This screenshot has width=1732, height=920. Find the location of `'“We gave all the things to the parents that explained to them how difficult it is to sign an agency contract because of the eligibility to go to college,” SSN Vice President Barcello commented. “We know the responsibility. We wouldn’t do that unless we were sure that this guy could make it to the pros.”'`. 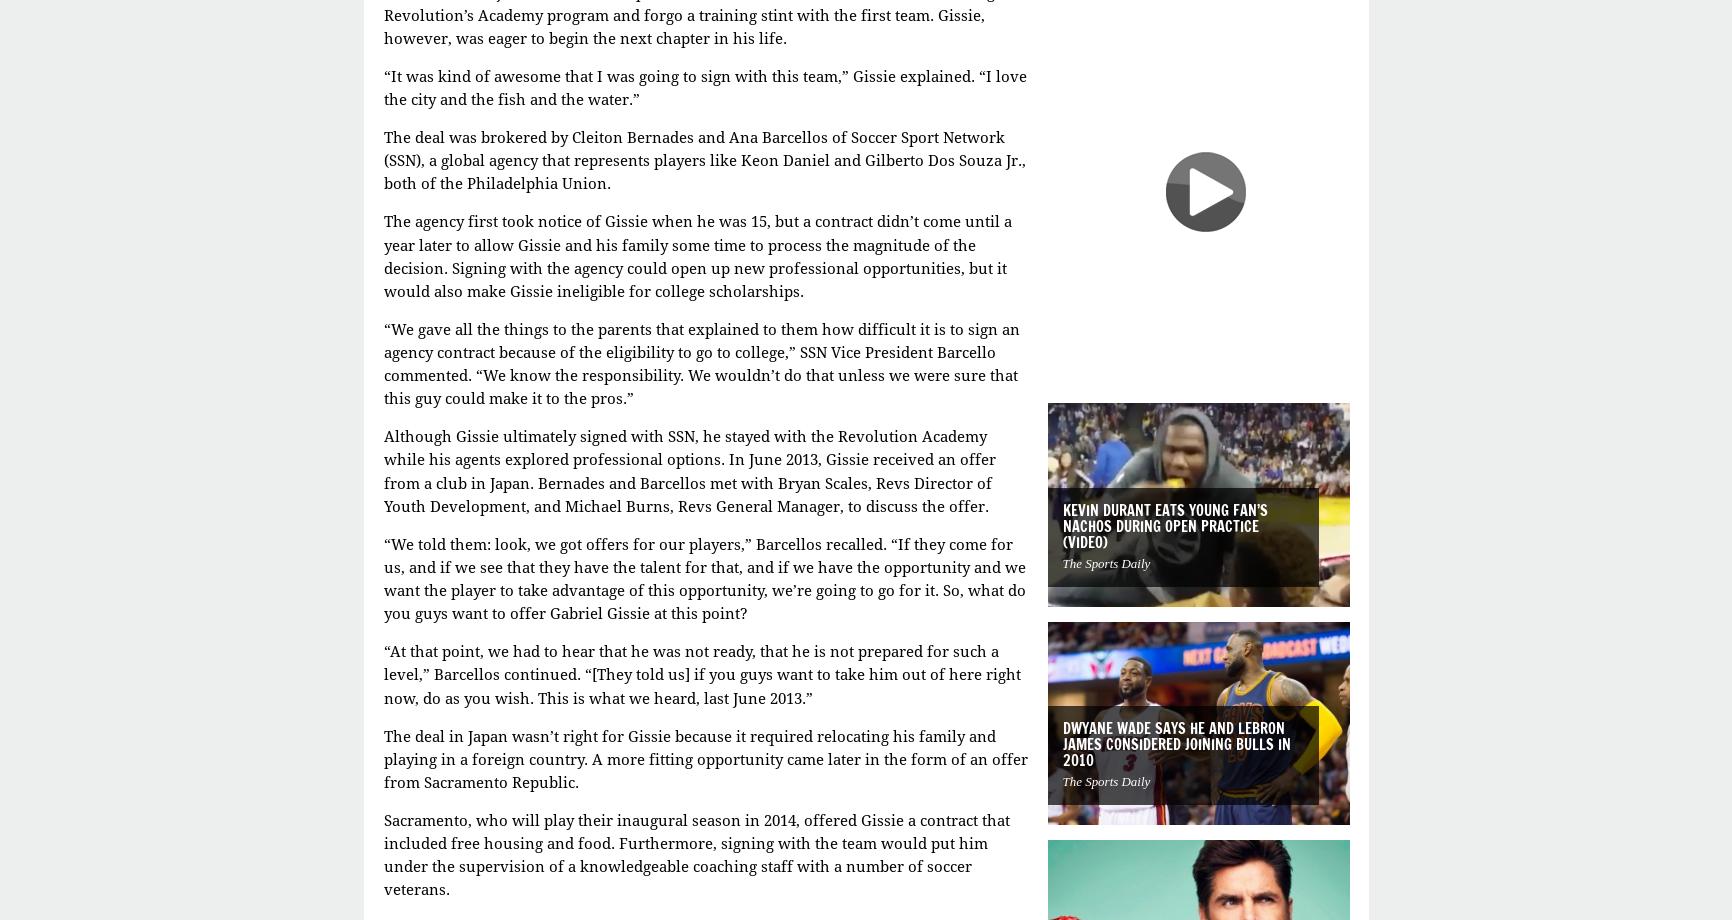

'“We gave all the things to the parents that explained to them how difficult it is to sign an agency contract because of the eligibility to go to college,” SSN Vice President Barcello commented. “We know the responsibility. We wouldn’t do that unless we were sure that this guy could make it to the pros.”' is located at coordinates (381, 363).